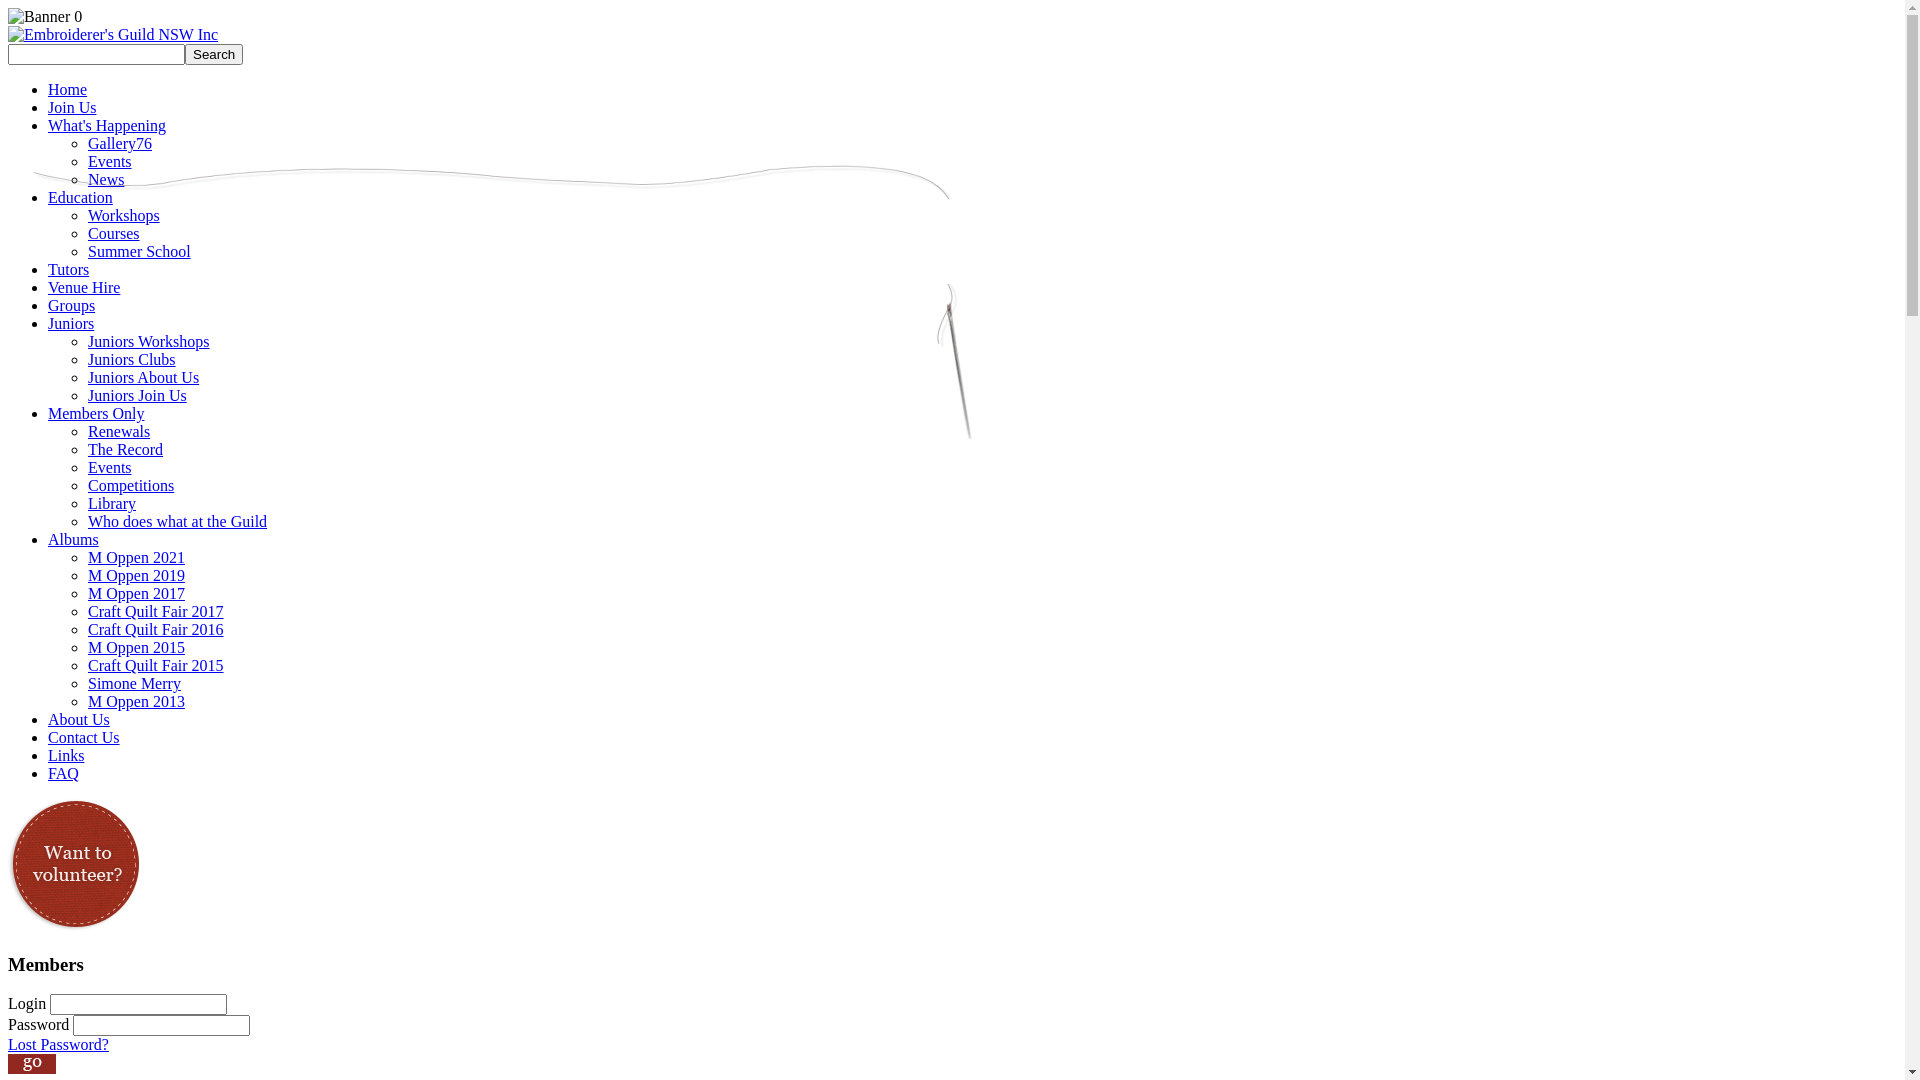 This screenshot has width=1920, height=1080. What do you see at coordinates (105, 125) in the screenshot?
I see `'What's Happening'` at bounding box center [105, 125].